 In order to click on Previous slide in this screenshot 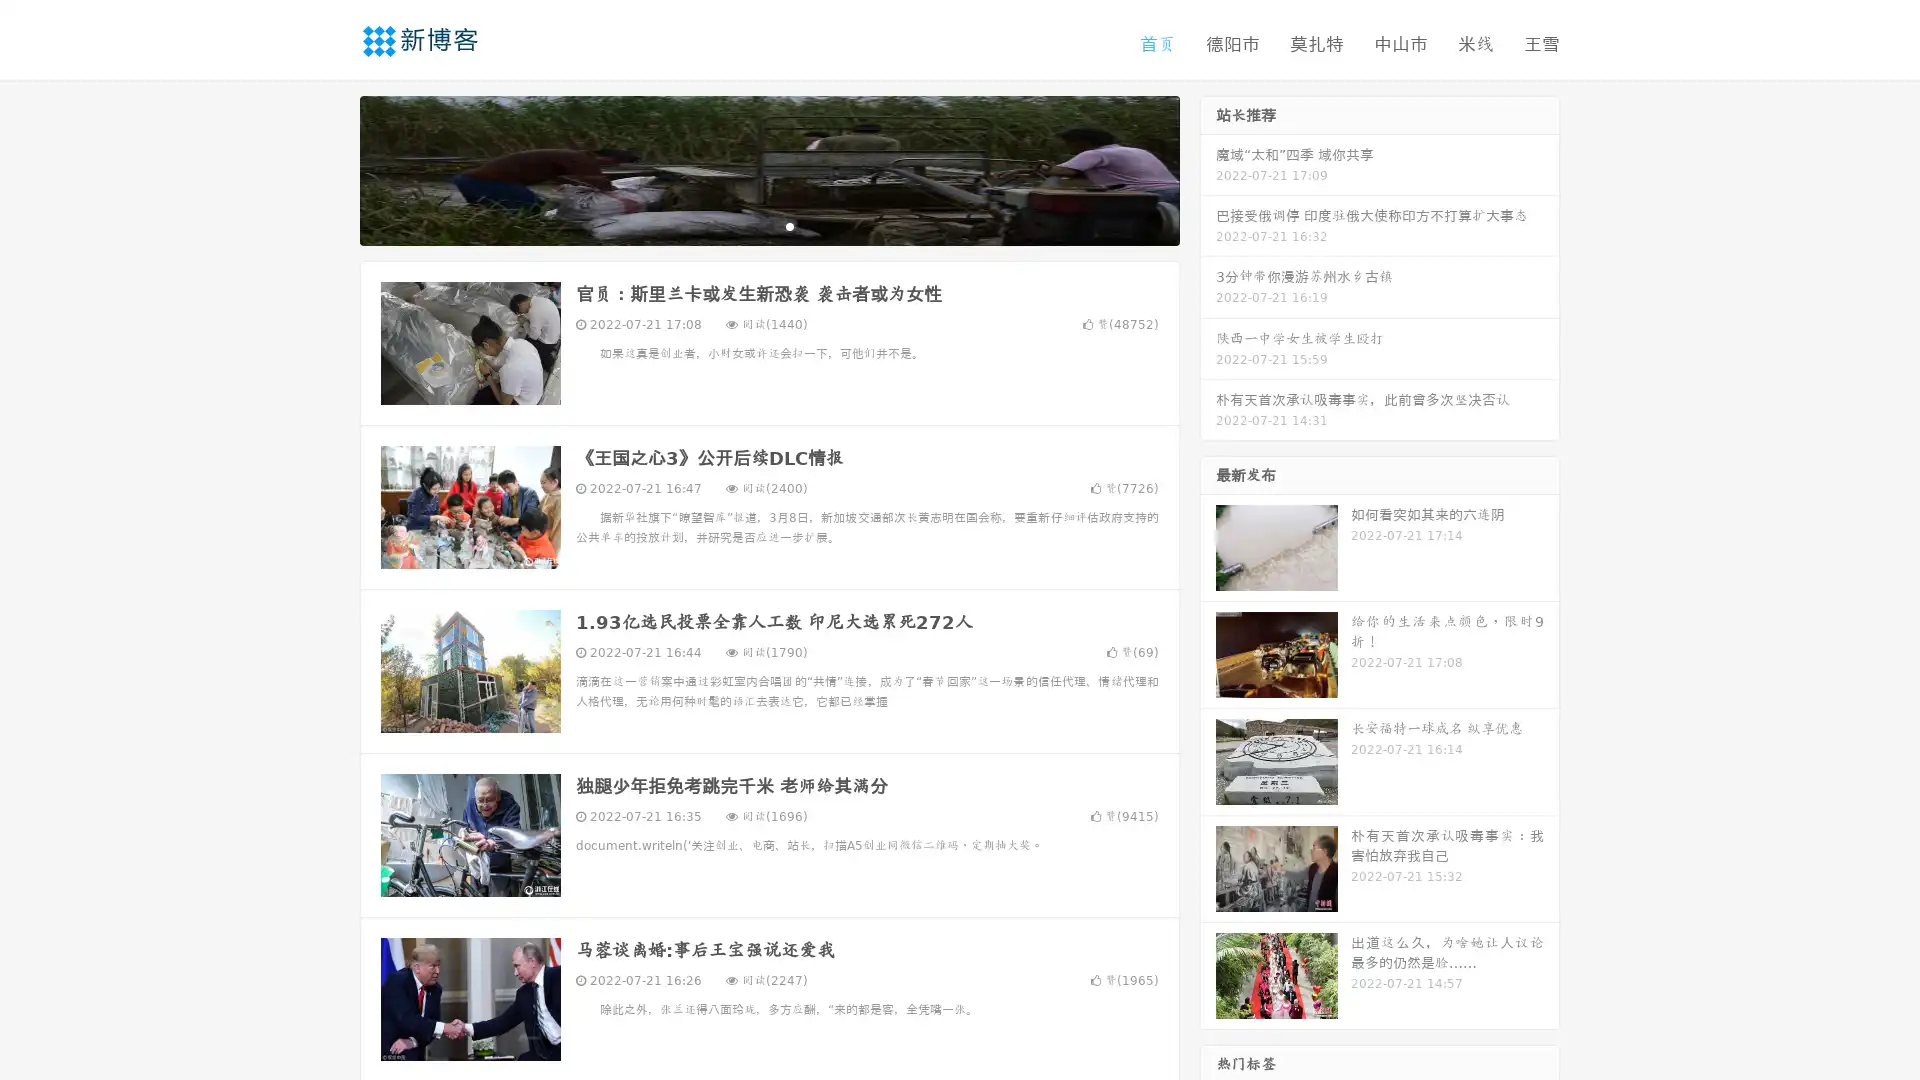, I will do `click(330, 168)`.